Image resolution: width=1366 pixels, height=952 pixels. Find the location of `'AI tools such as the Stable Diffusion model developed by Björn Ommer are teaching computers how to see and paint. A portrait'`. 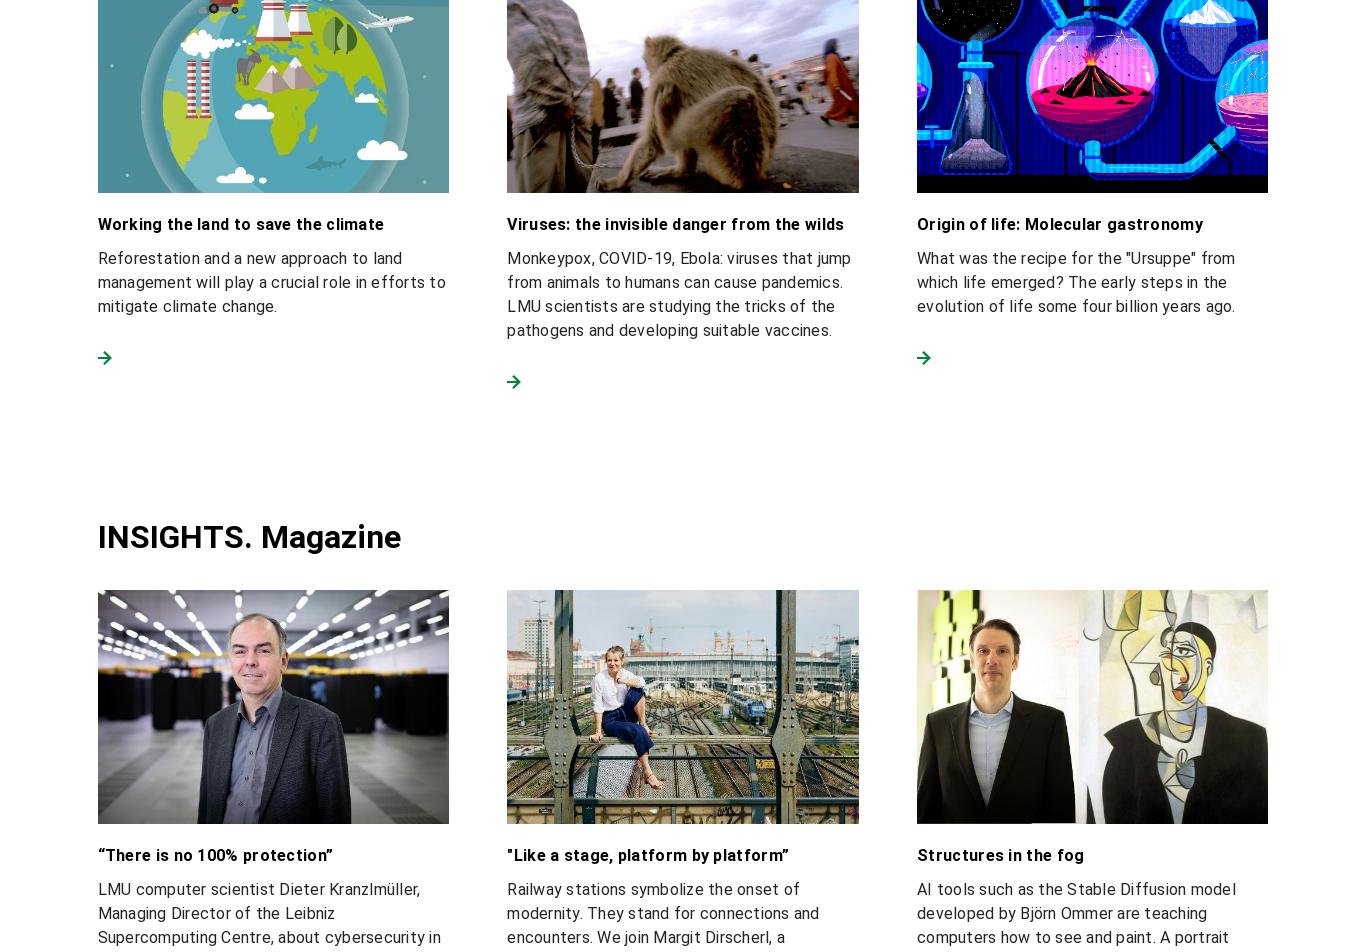

'AI tools such as the Stable Diffusion model developed by Björn Ommer are teaching computers how to see and paint. A portrait' is located at coordinates (1074, 913).